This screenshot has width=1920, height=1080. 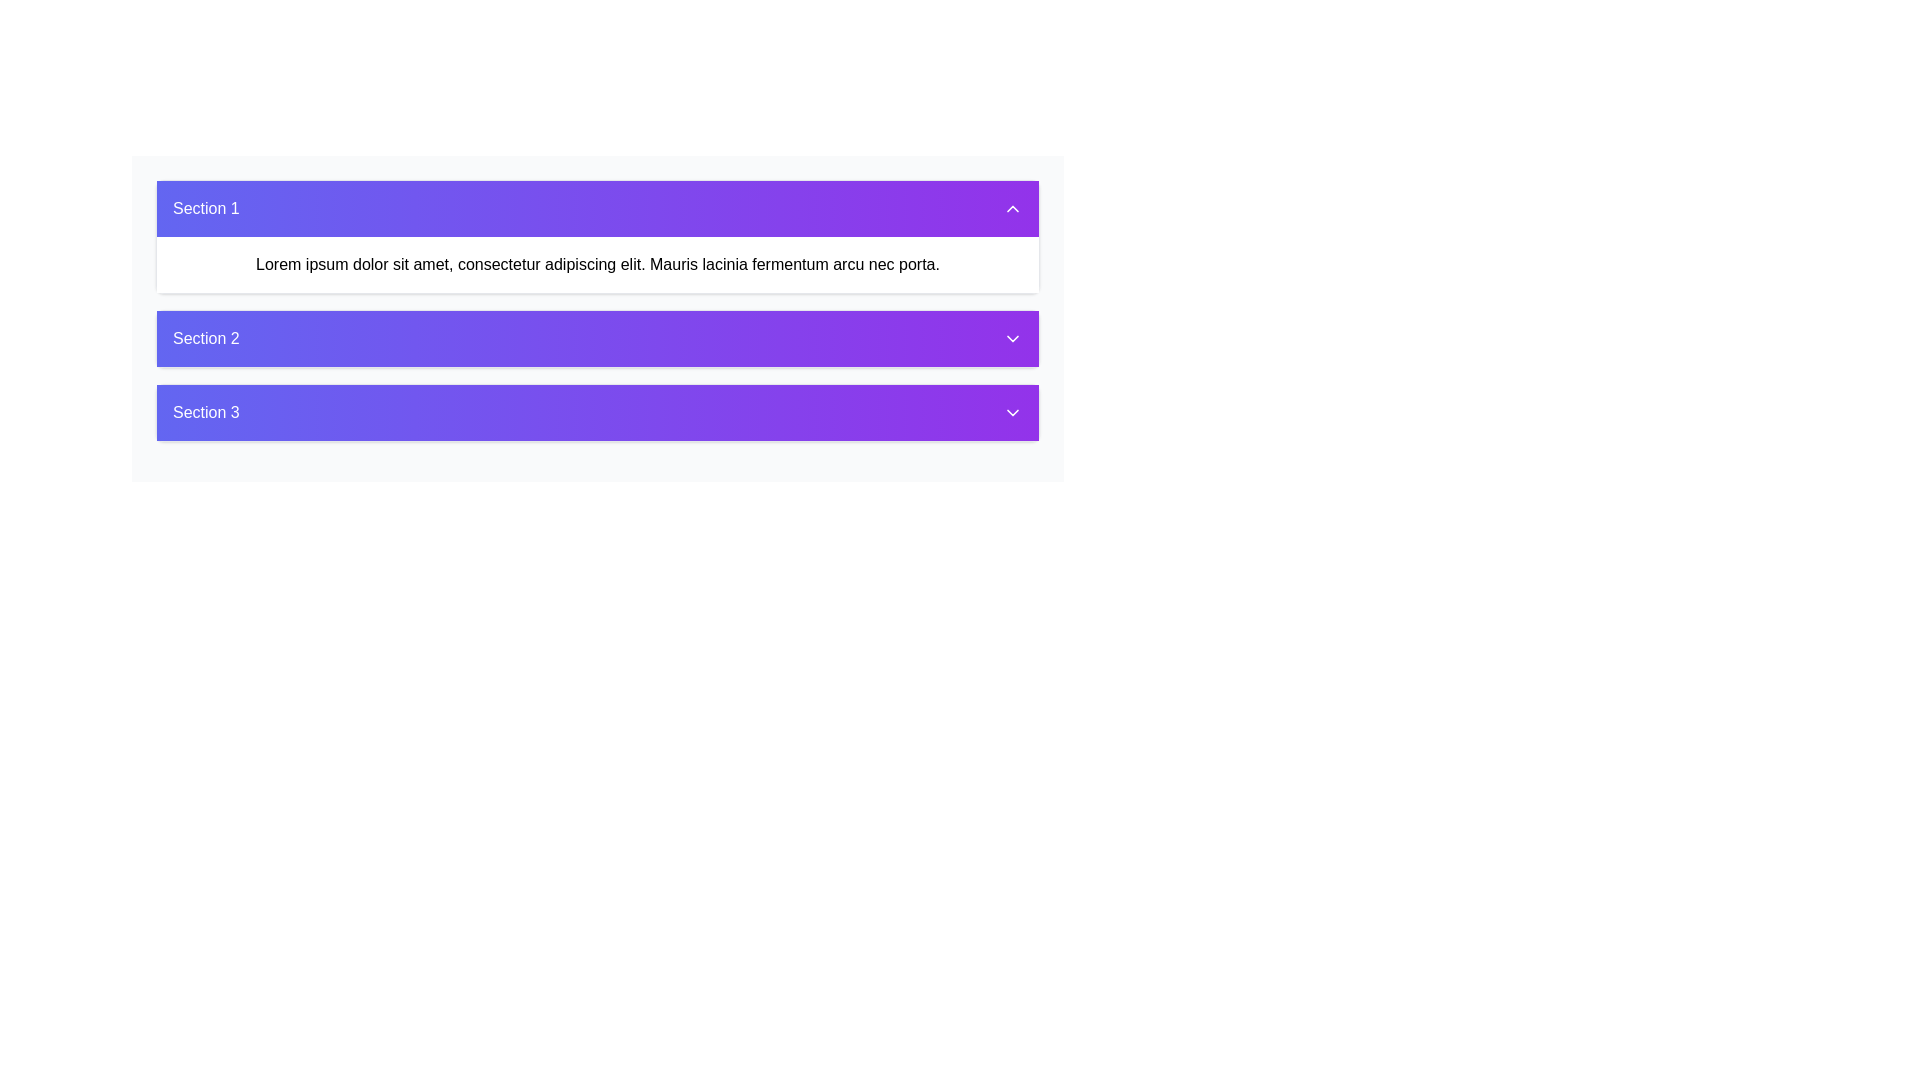 What do you see at coordinates (597, 264) in the screenshot?
I see `the text block containing the phrase 'Lorem ipsum dolor sit amet, consectetur adipiscing elit. Mauris lacinia fermentum arcu nec porta.' which is located below the header 'Section 1'` at bounding box center [597, 264].